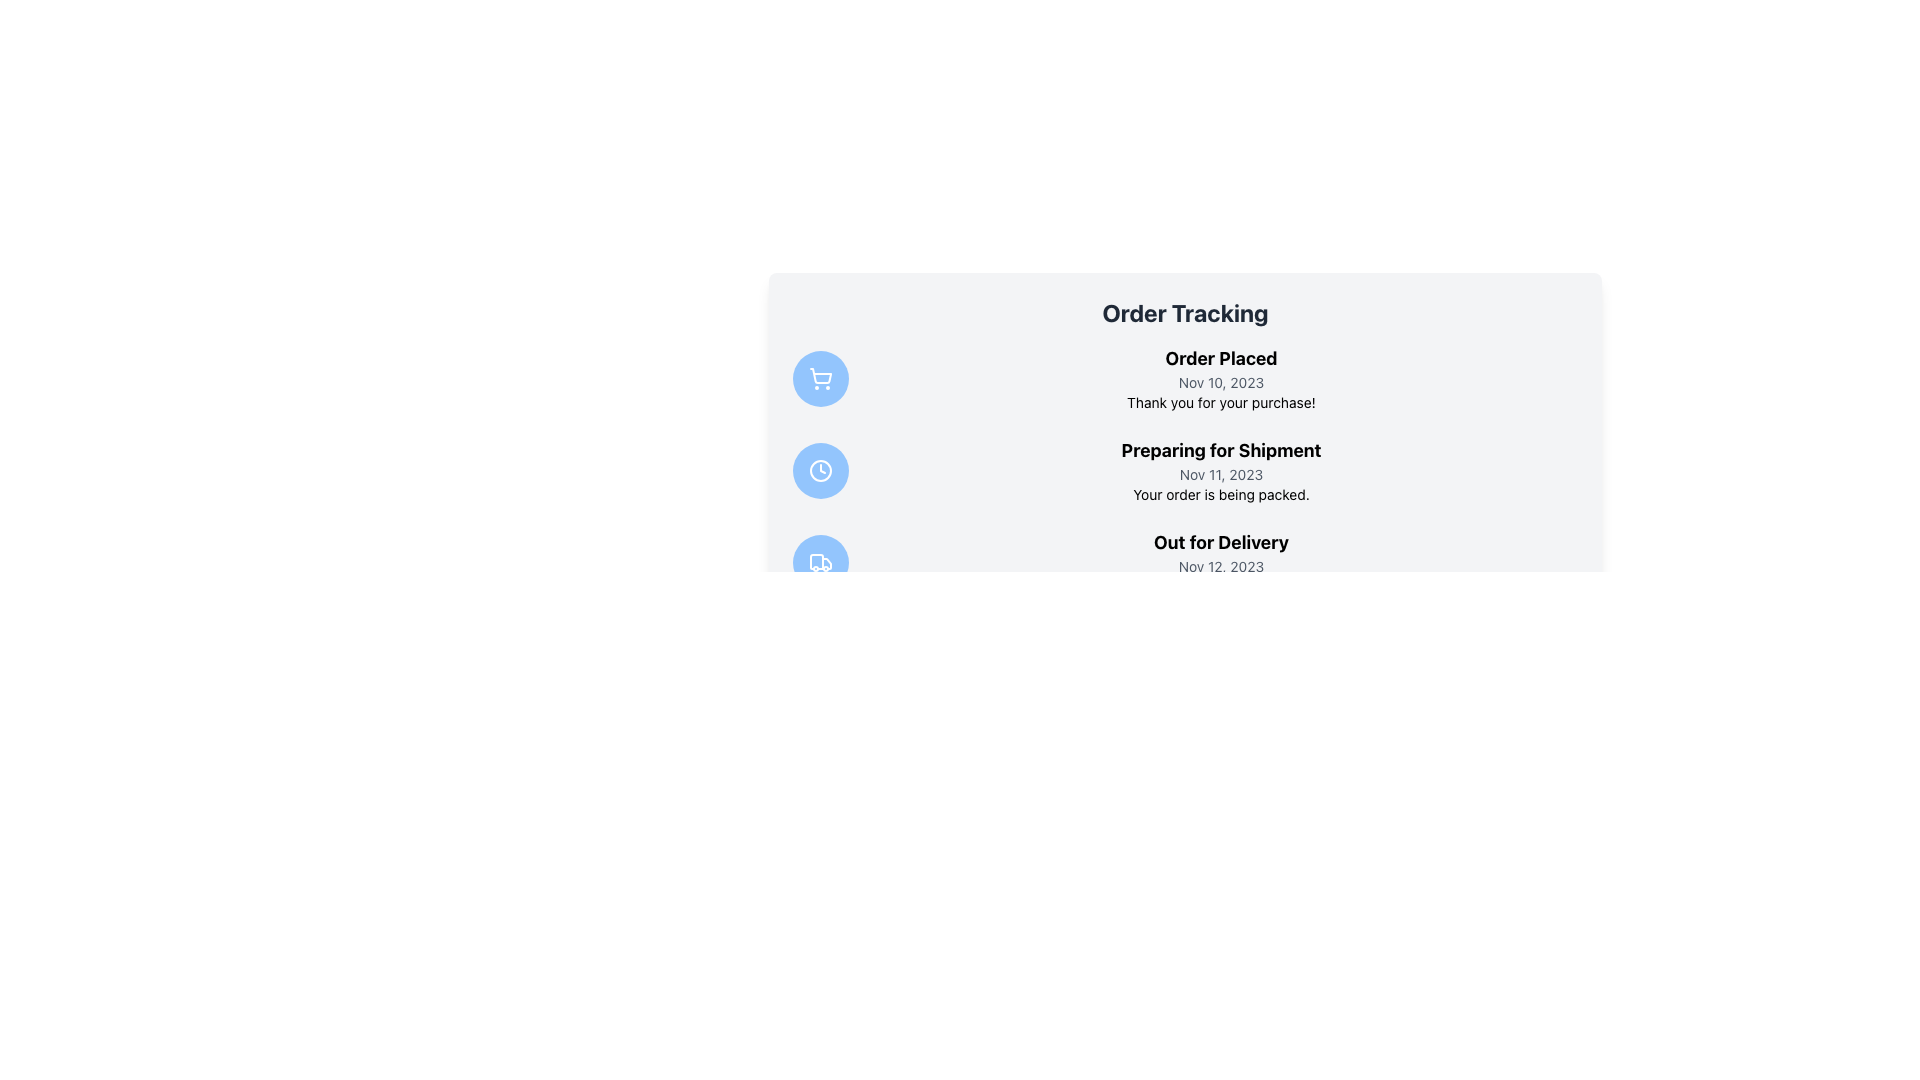  What do you see at coordinates (1220, 494) in the screenshot?
I see `the text label that says 'Your order is being packed.' positioned below the 'Preparing for Shipment' label in the 'Order Tracking' section` at bounding box center [1220, 494].